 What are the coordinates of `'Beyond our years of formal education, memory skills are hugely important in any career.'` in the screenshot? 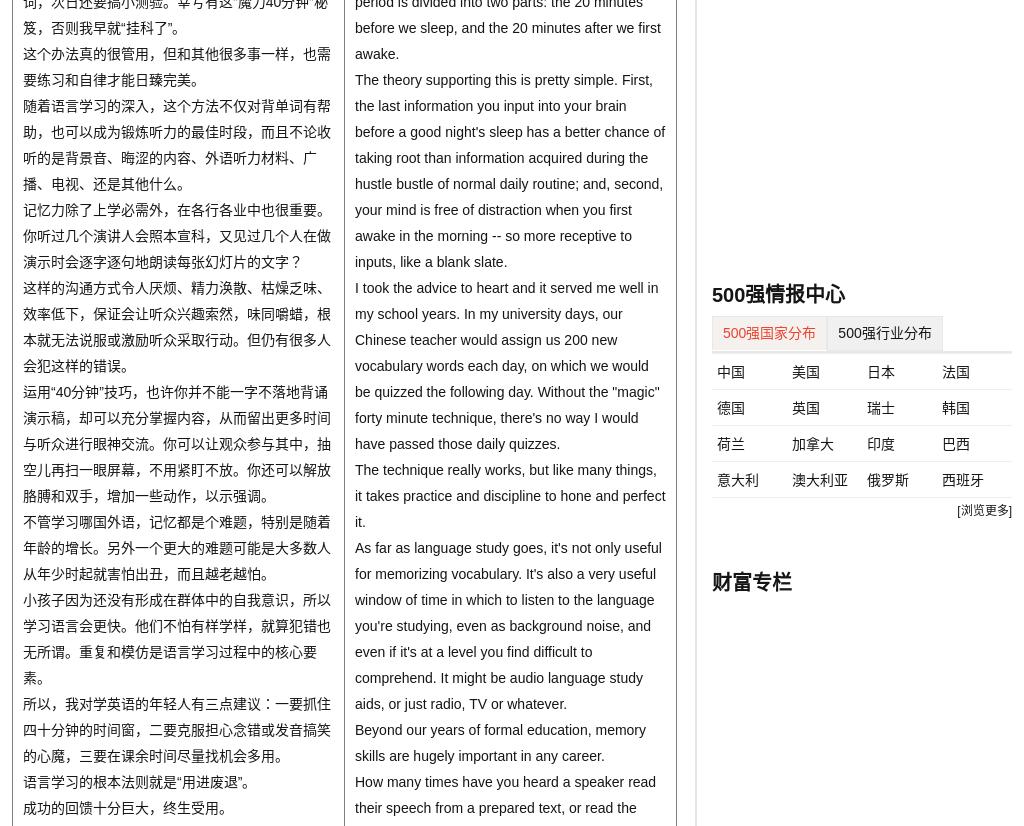 It's located at (355, 741).